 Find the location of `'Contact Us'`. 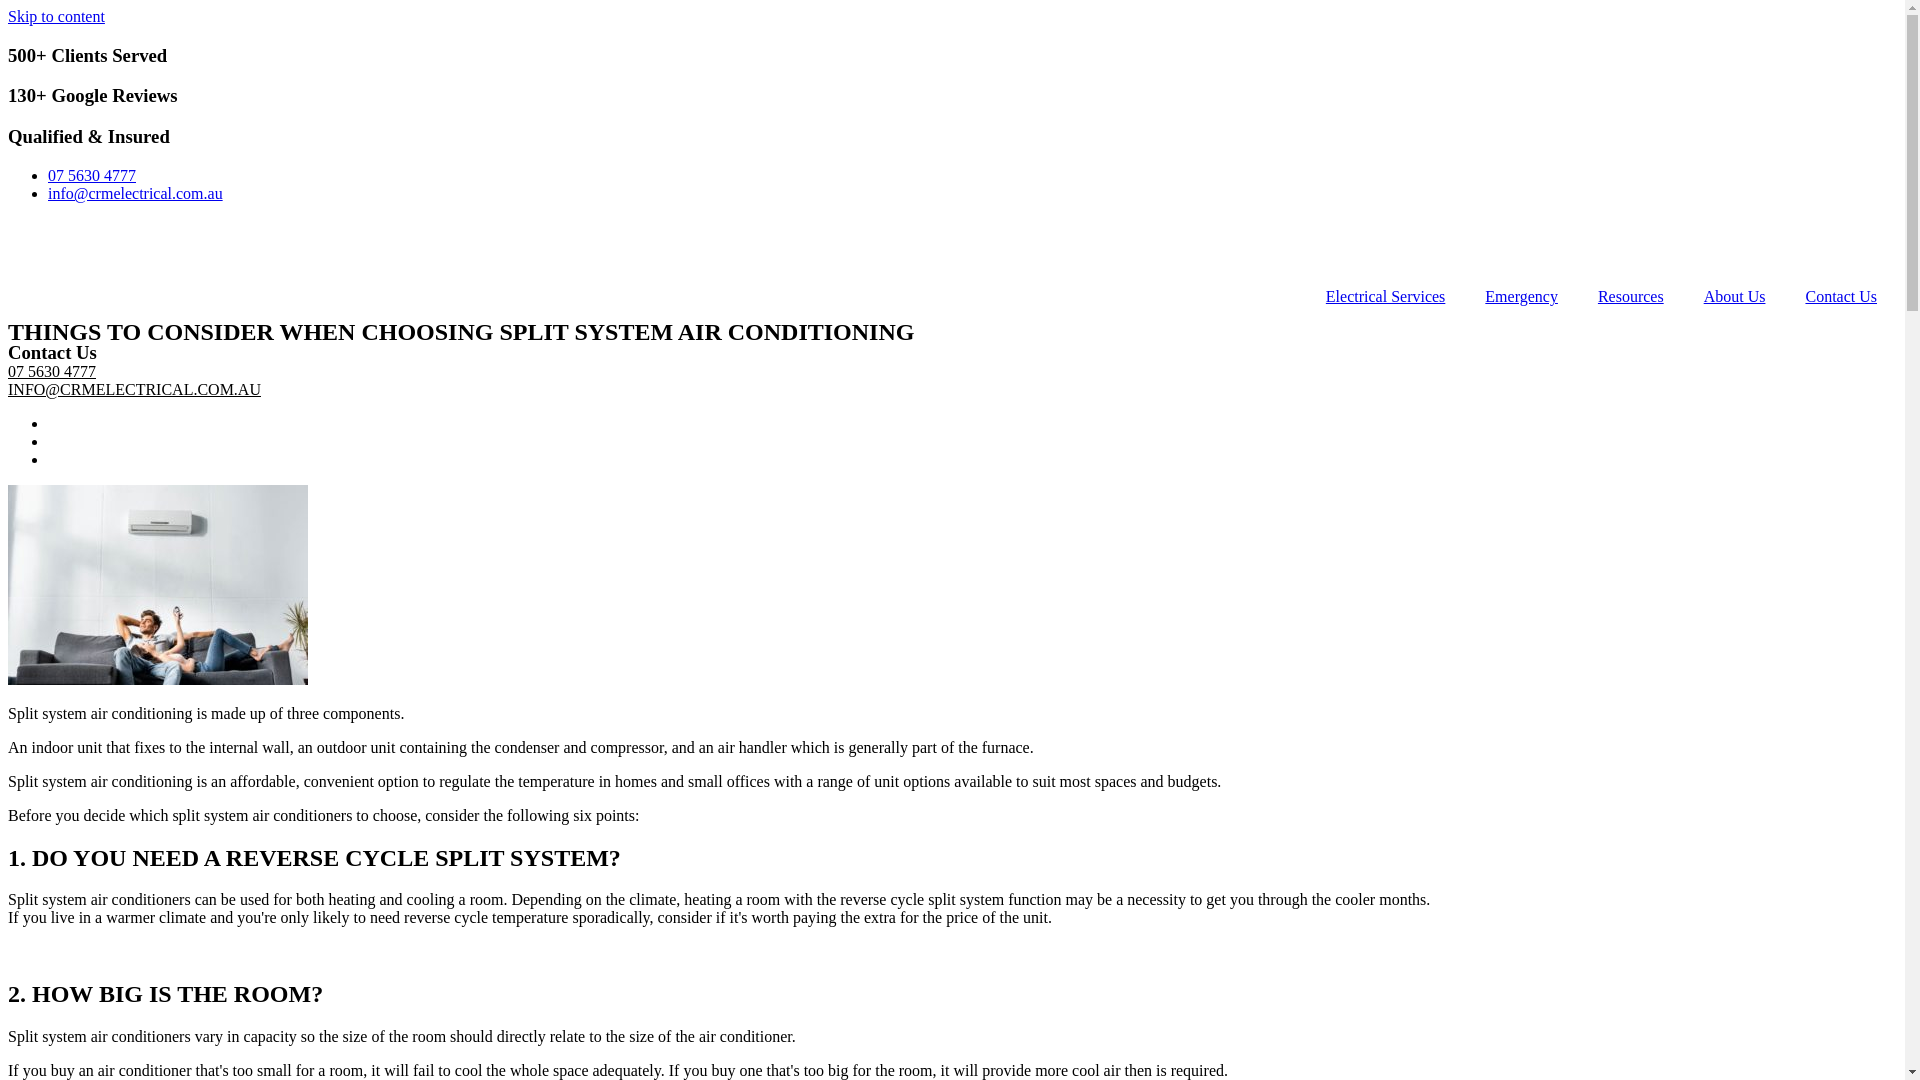

'Contact Us' is located at coordinates (1840, 297).